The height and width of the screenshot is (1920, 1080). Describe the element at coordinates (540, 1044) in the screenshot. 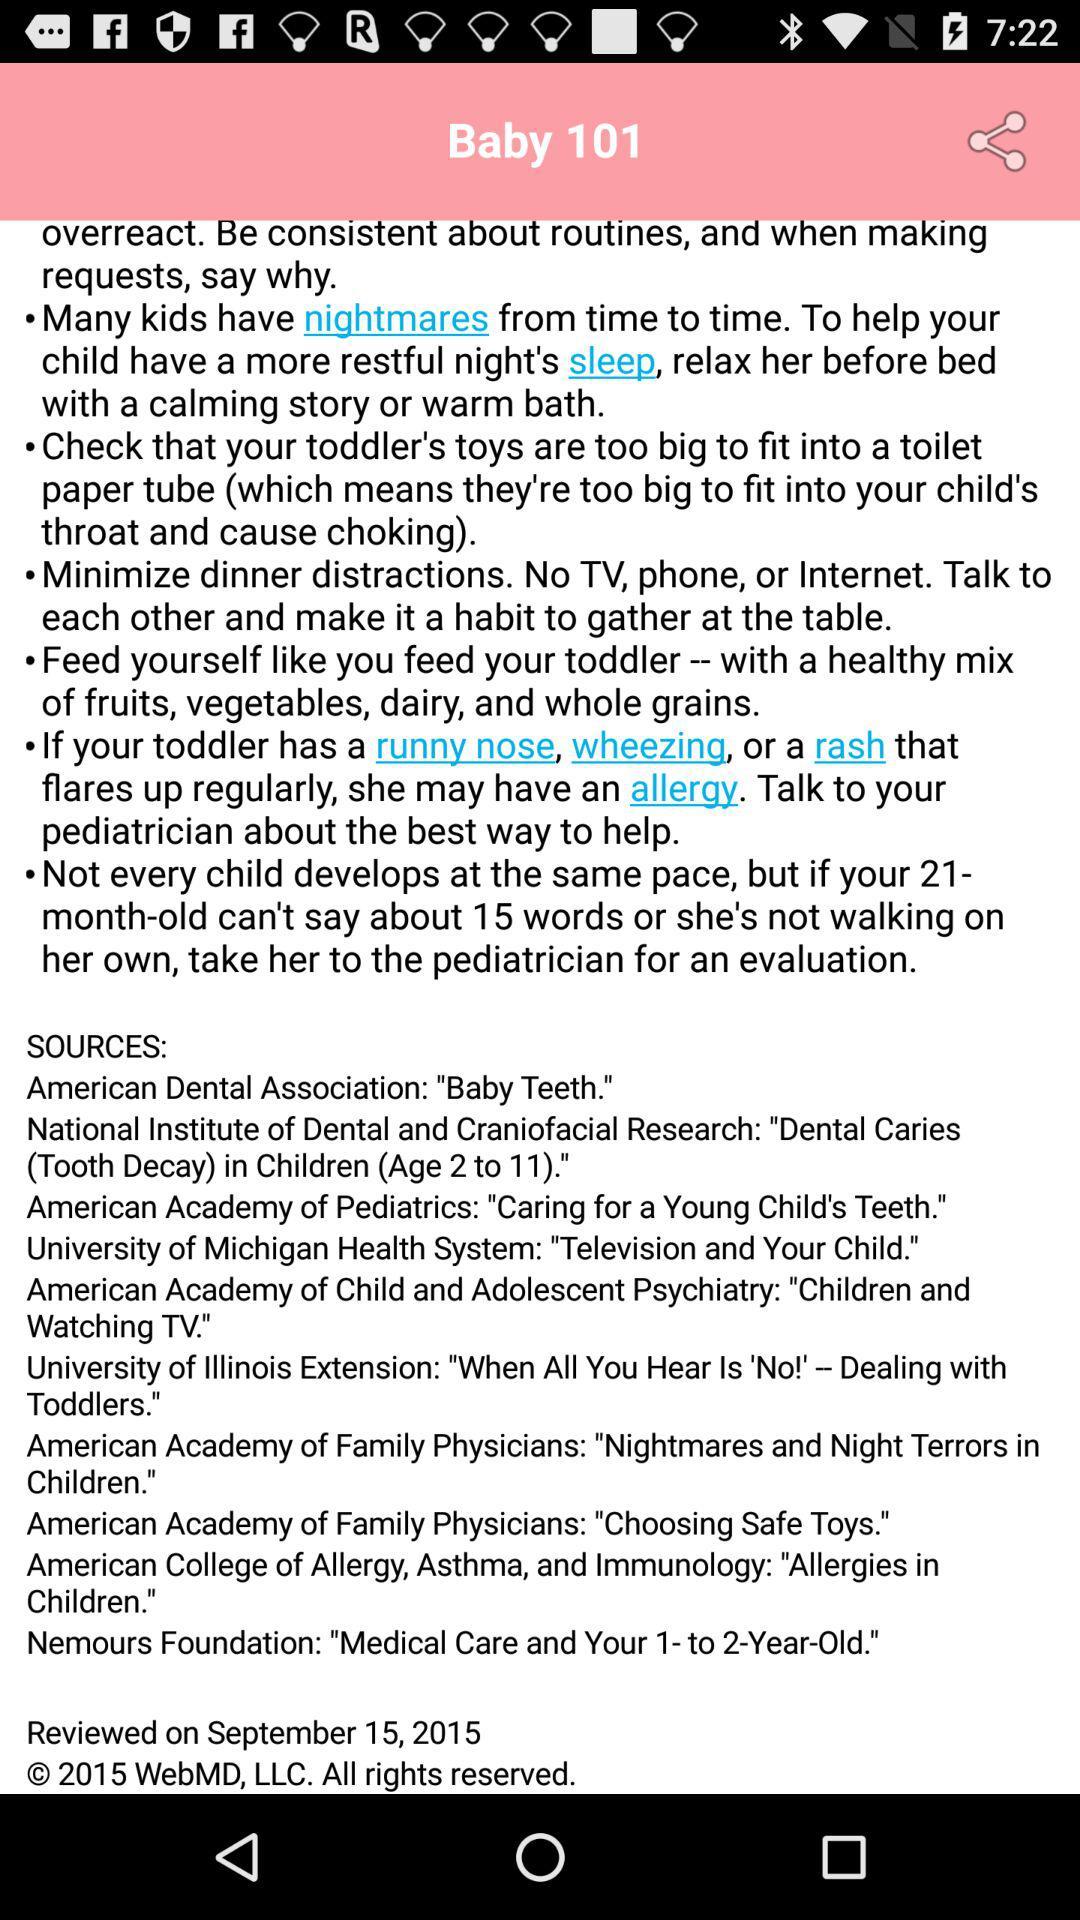

I see `app below month 21 tips item` at that location.